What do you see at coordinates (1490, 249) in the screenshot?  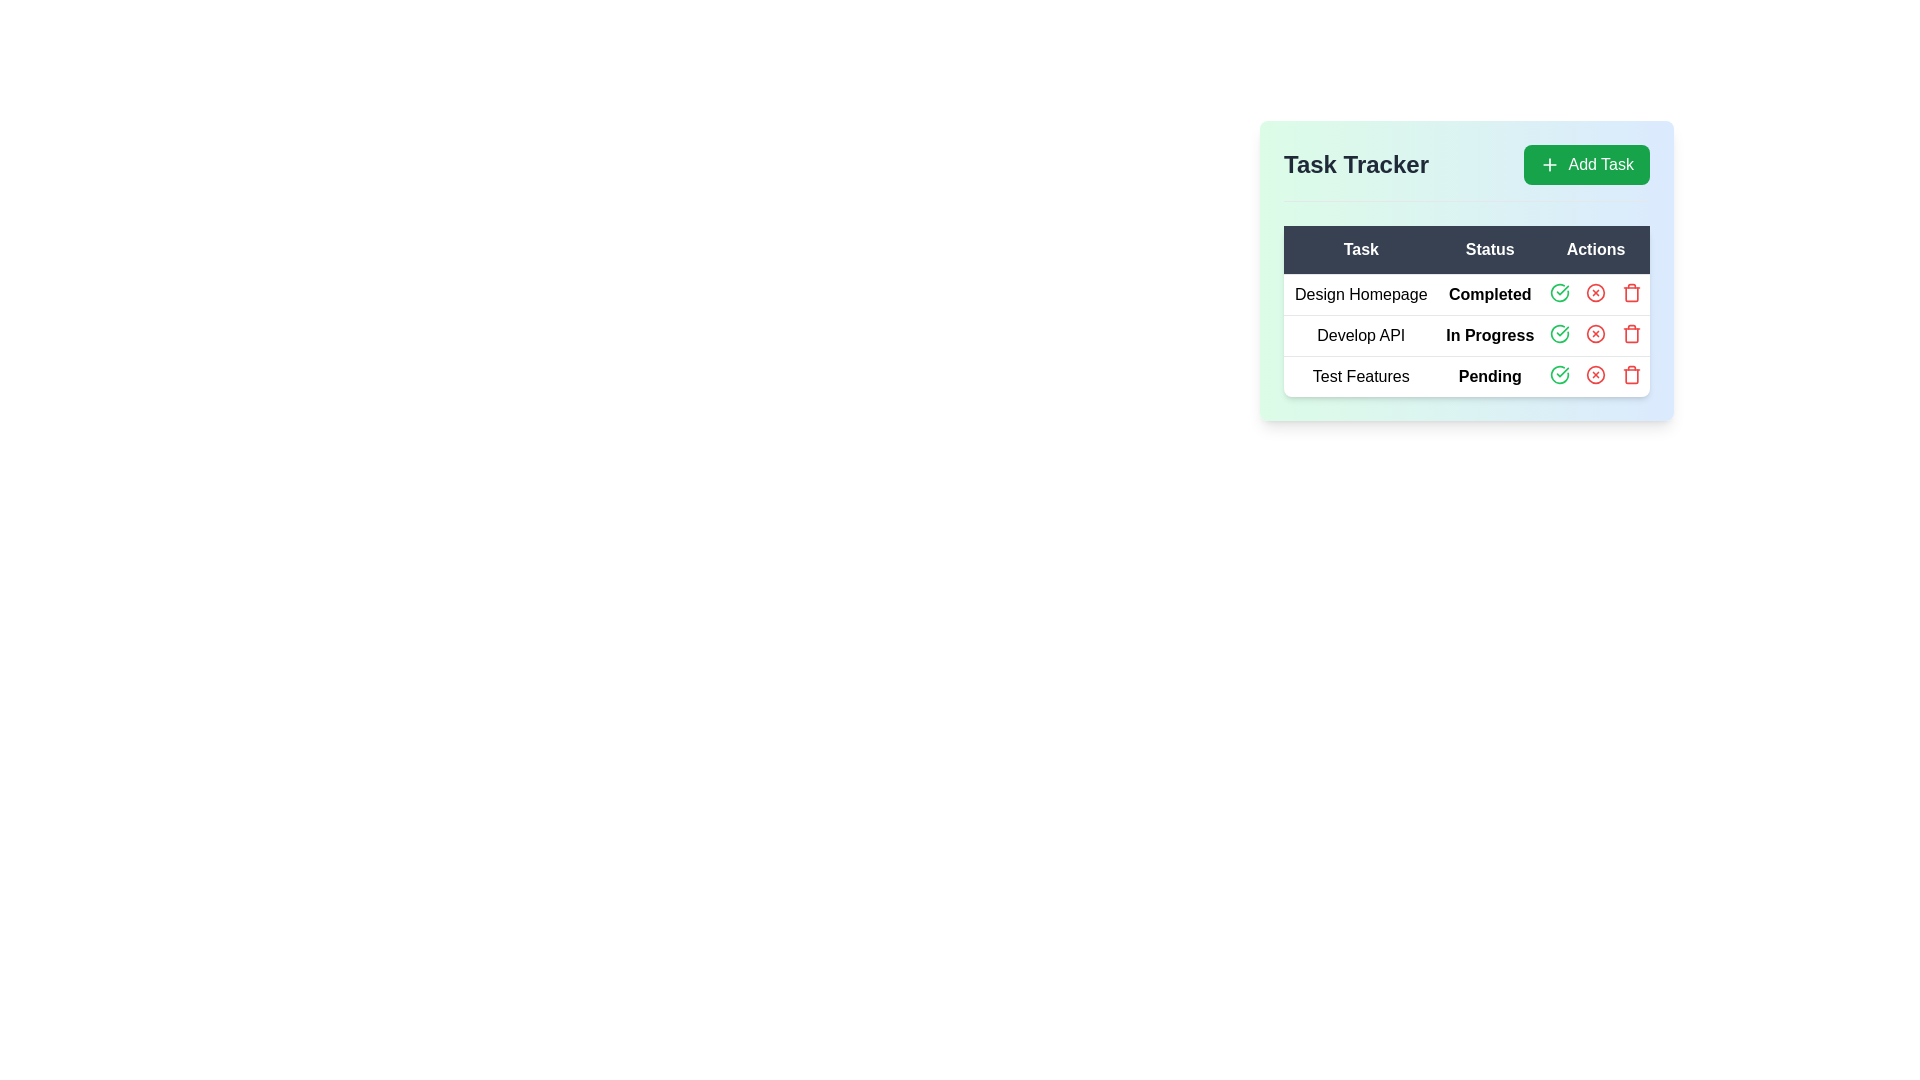 I see `the static text label displaying 'Status' which is centered in a dark-colored rectangular background, located between the 'Task' and 'Actions' elements` at bounding box center [1490, 249].